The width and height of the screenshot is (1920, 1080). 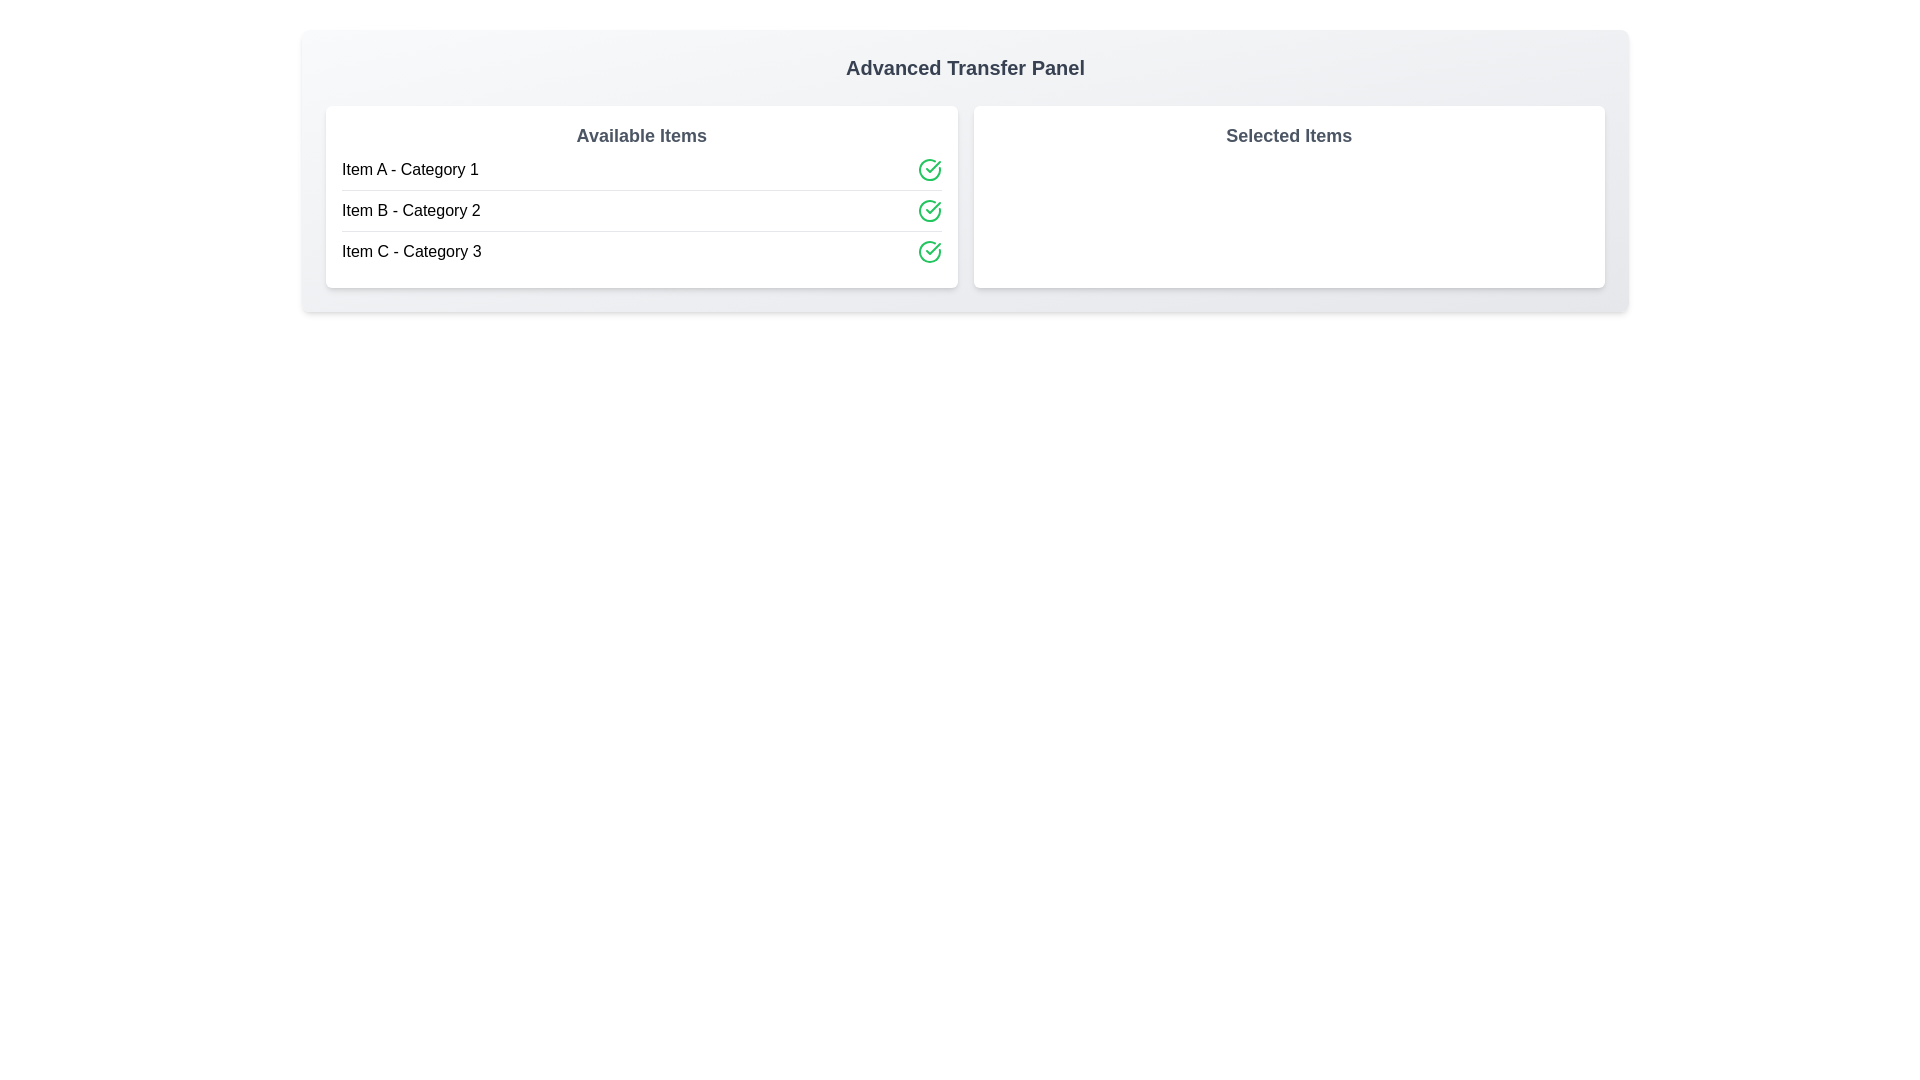 I want to click on the marker icon located to the far right of the row in the 'Item B - Category 2' group under 'Available Items', so click(x=928, y=211).